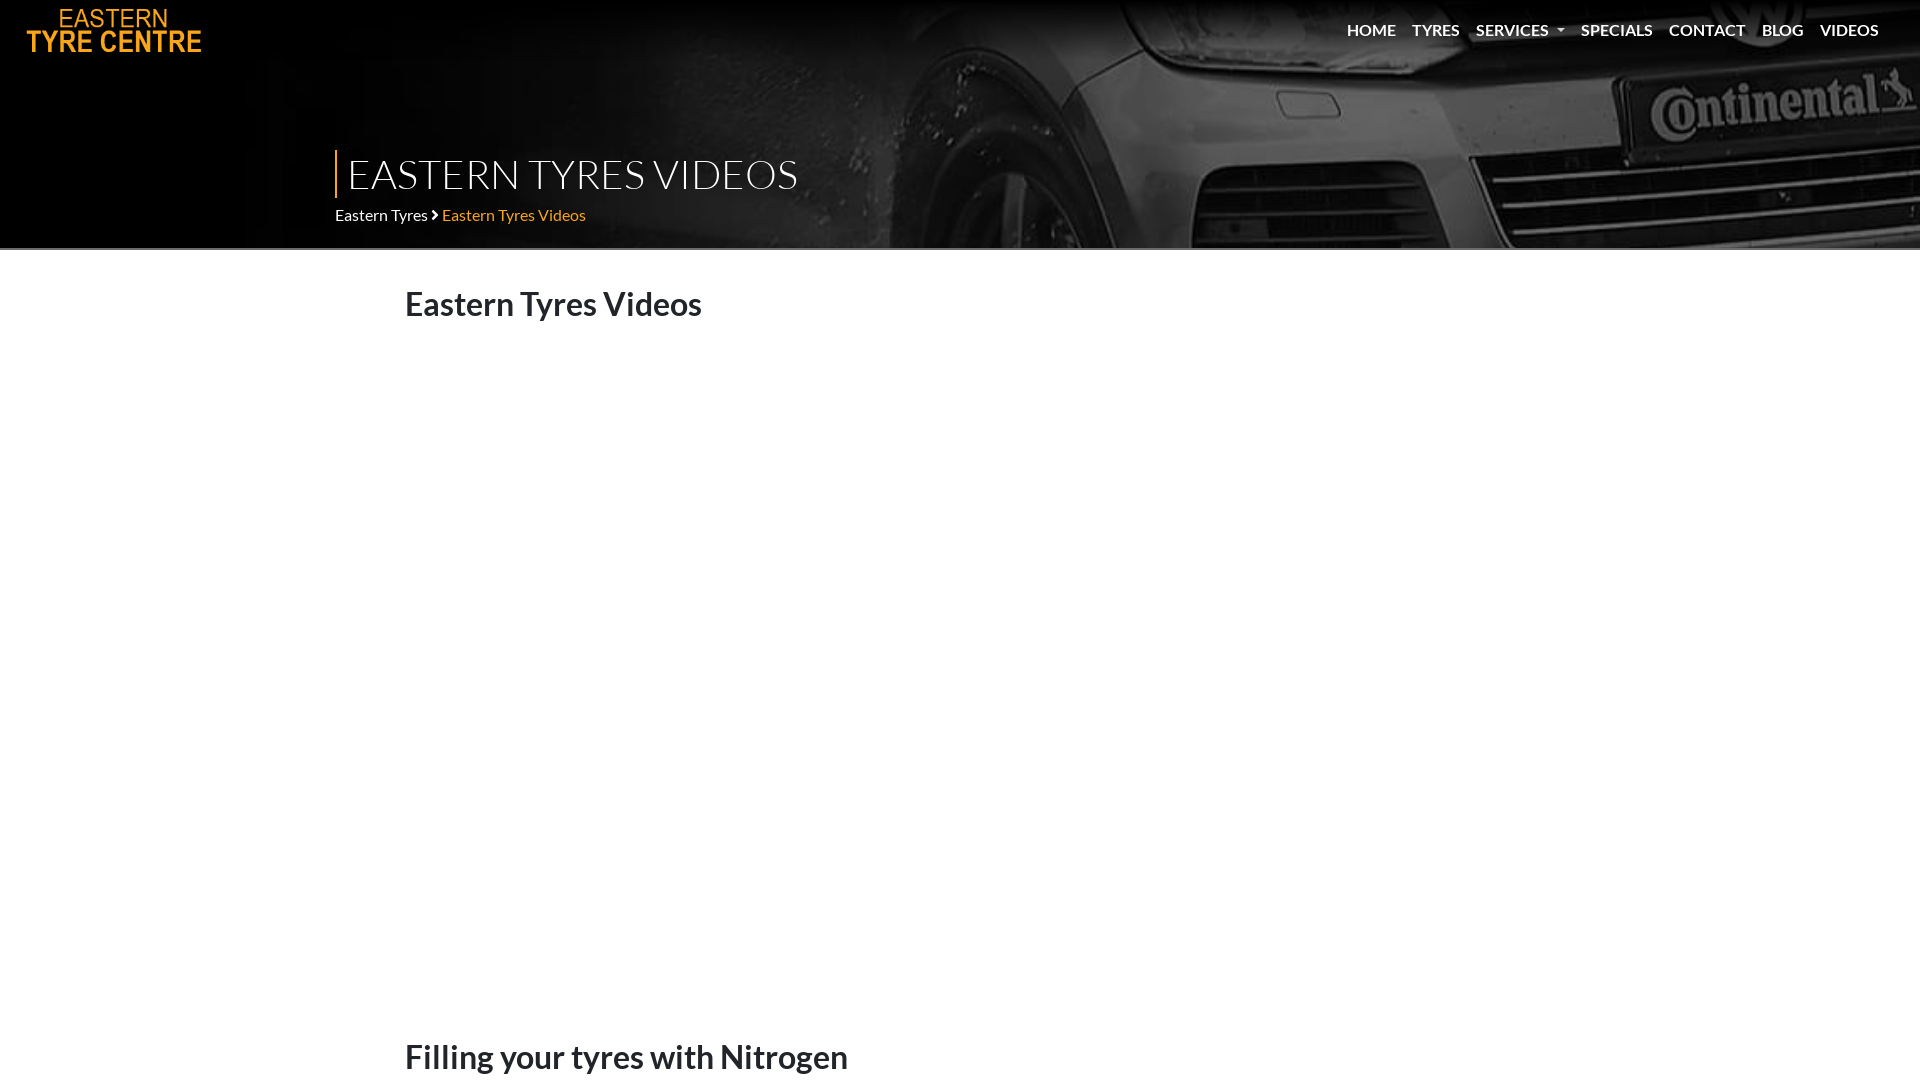 This screenshot has height=1080, width=1920. Describe the element at coordinates (1347, 30) in the screenshot. I see `'HOME'` at that location.